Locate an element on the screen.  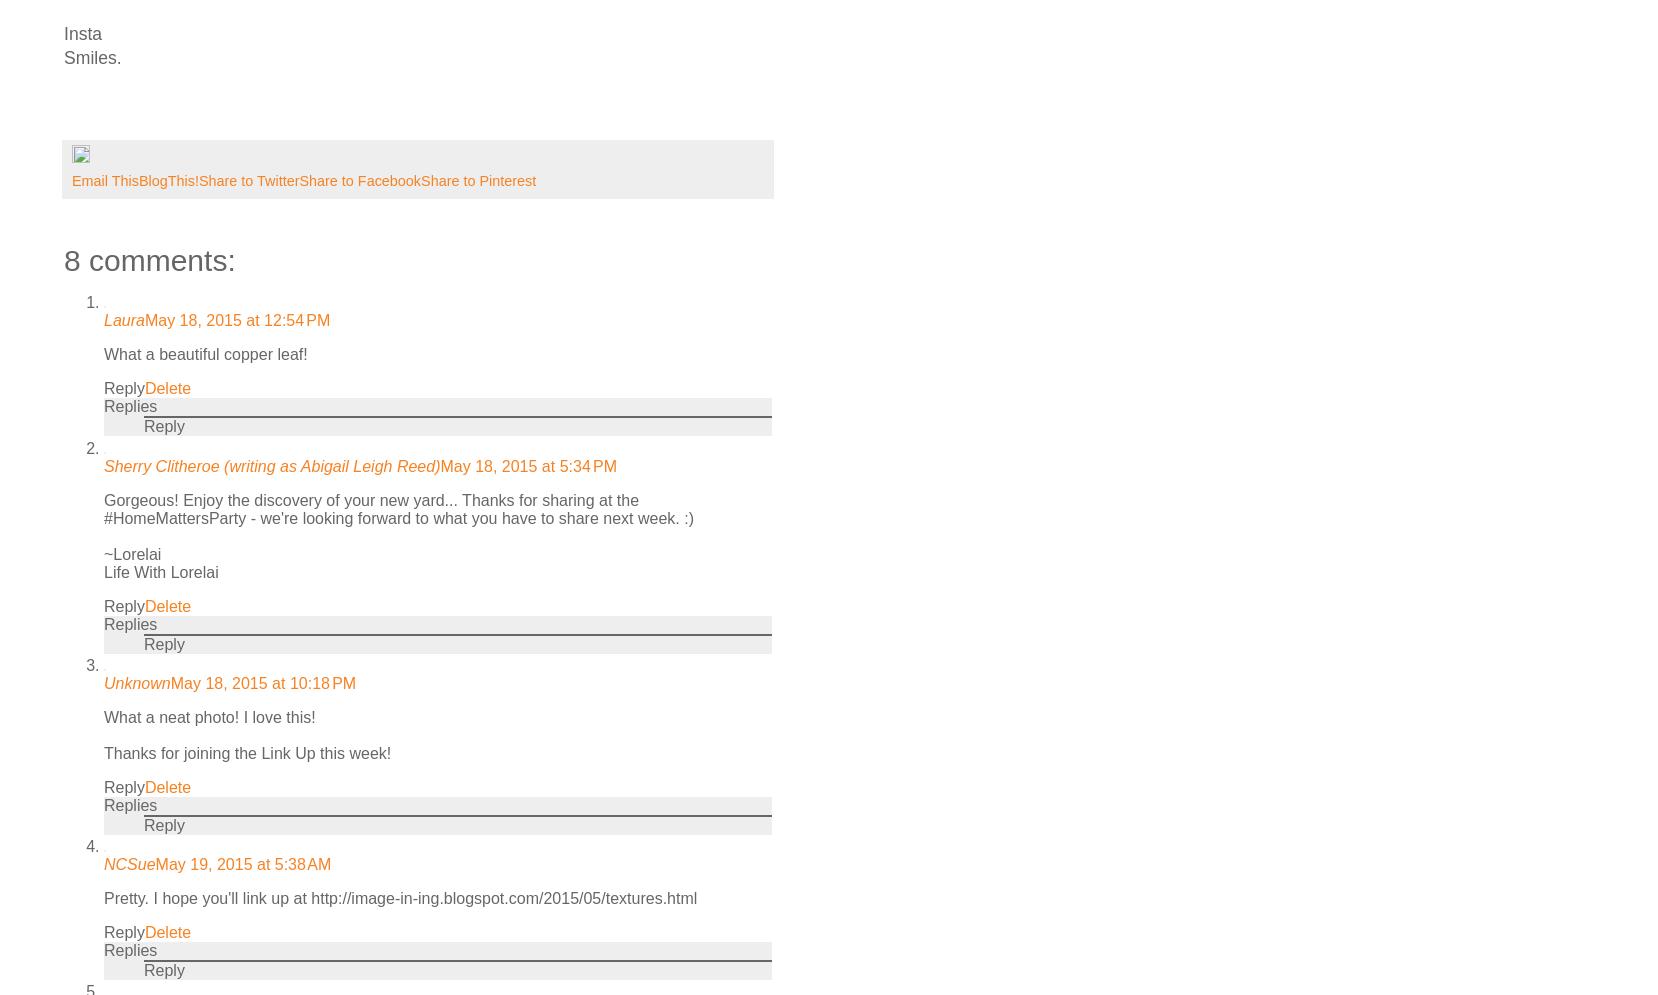
'Life With Lorelai' is located at coordinates (102, 571).